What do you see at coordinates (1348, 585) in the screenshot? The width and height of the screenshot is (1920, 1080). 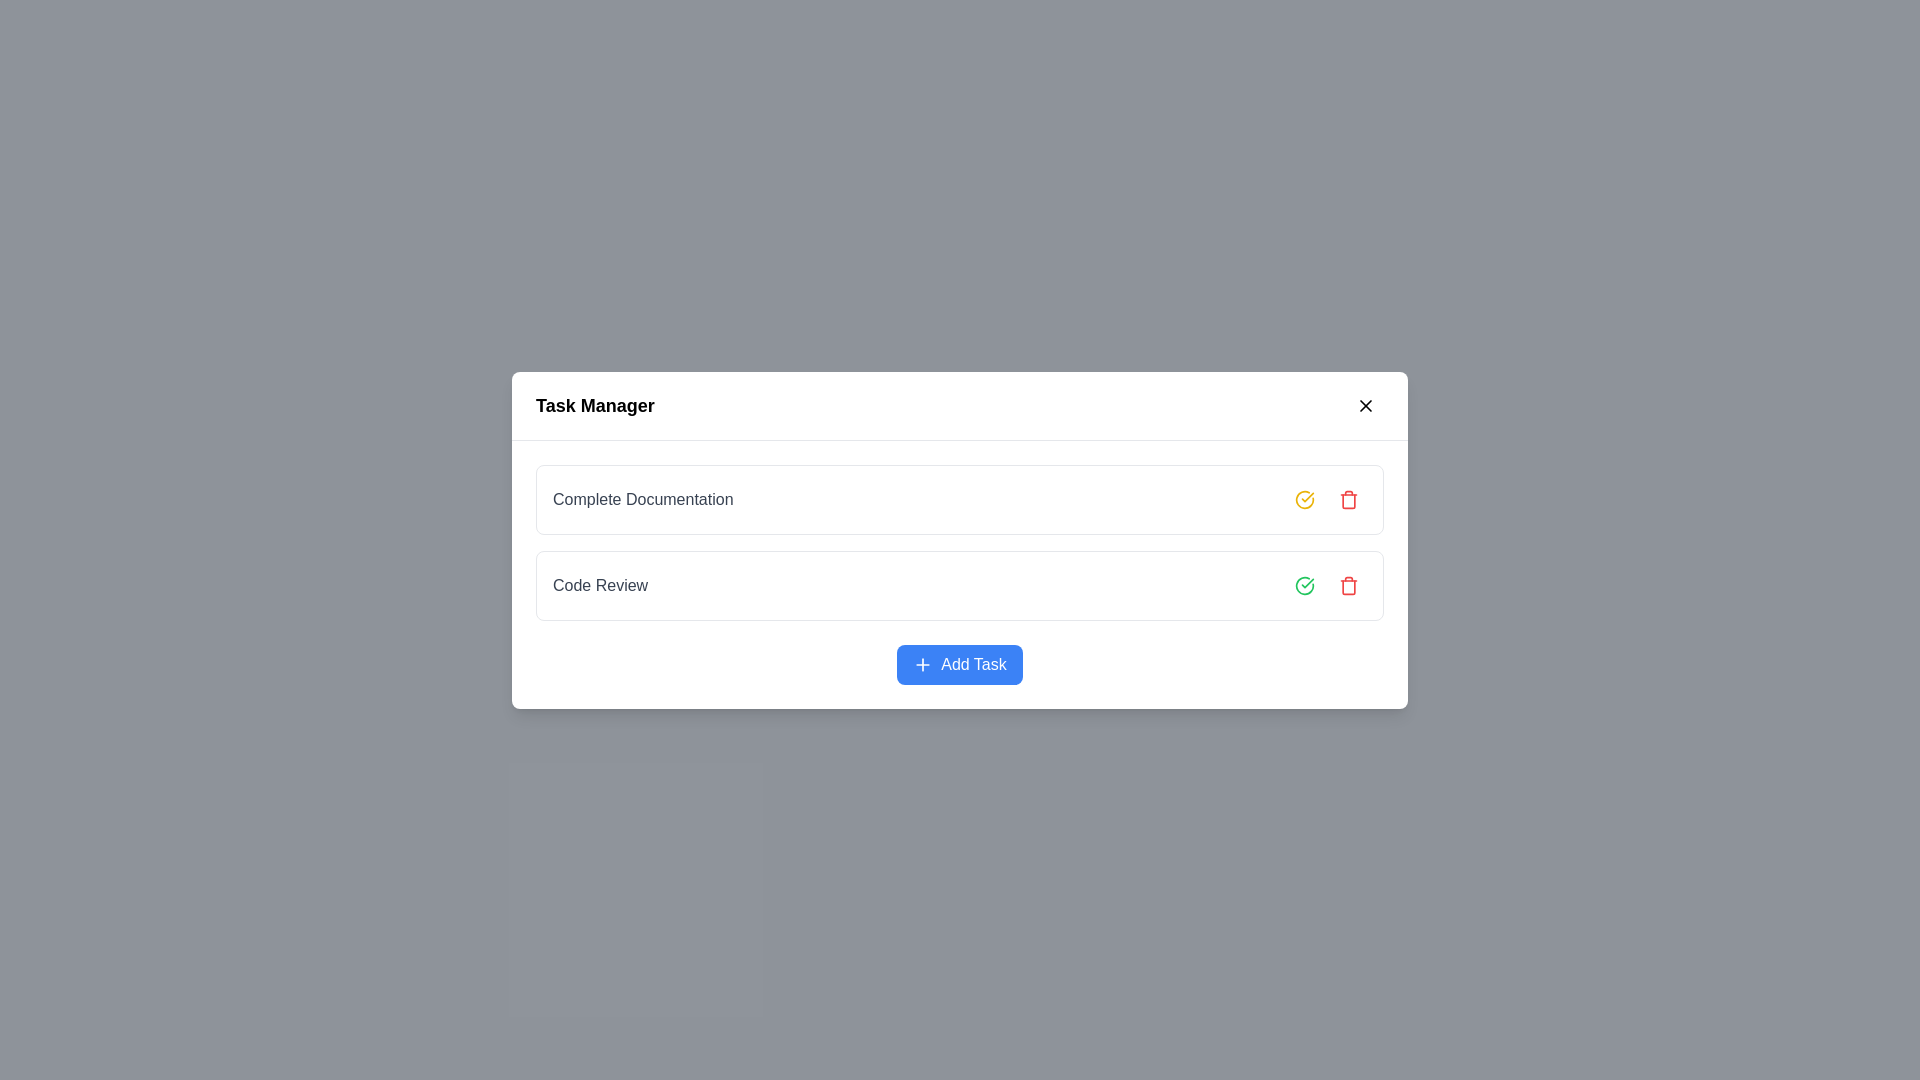 I see `the delete button on the far right end of the 'Code Review' task in the task manager list` at bounding box center [1348, 585].